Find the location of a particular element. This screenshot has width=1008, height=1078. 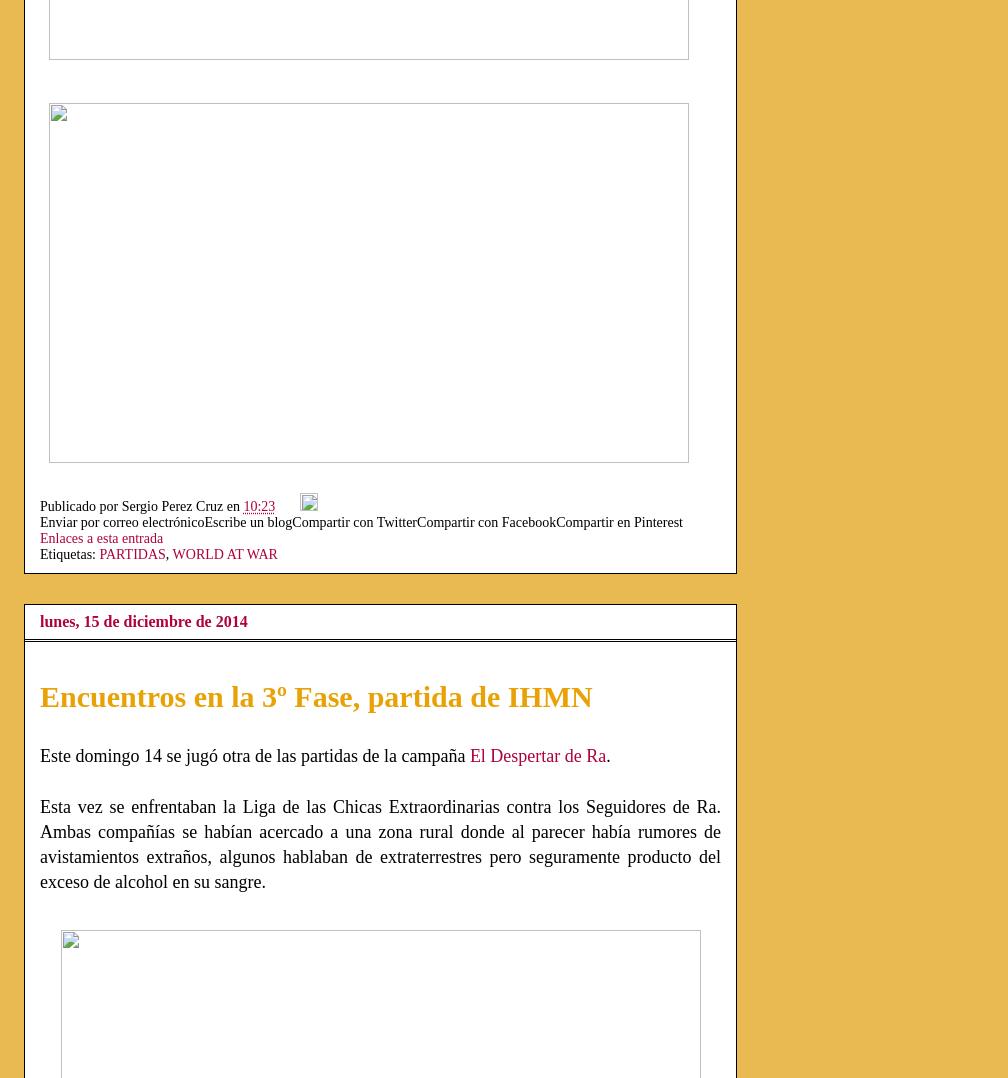

'El Despertar de Ra' is located at coordinates (537, 756).